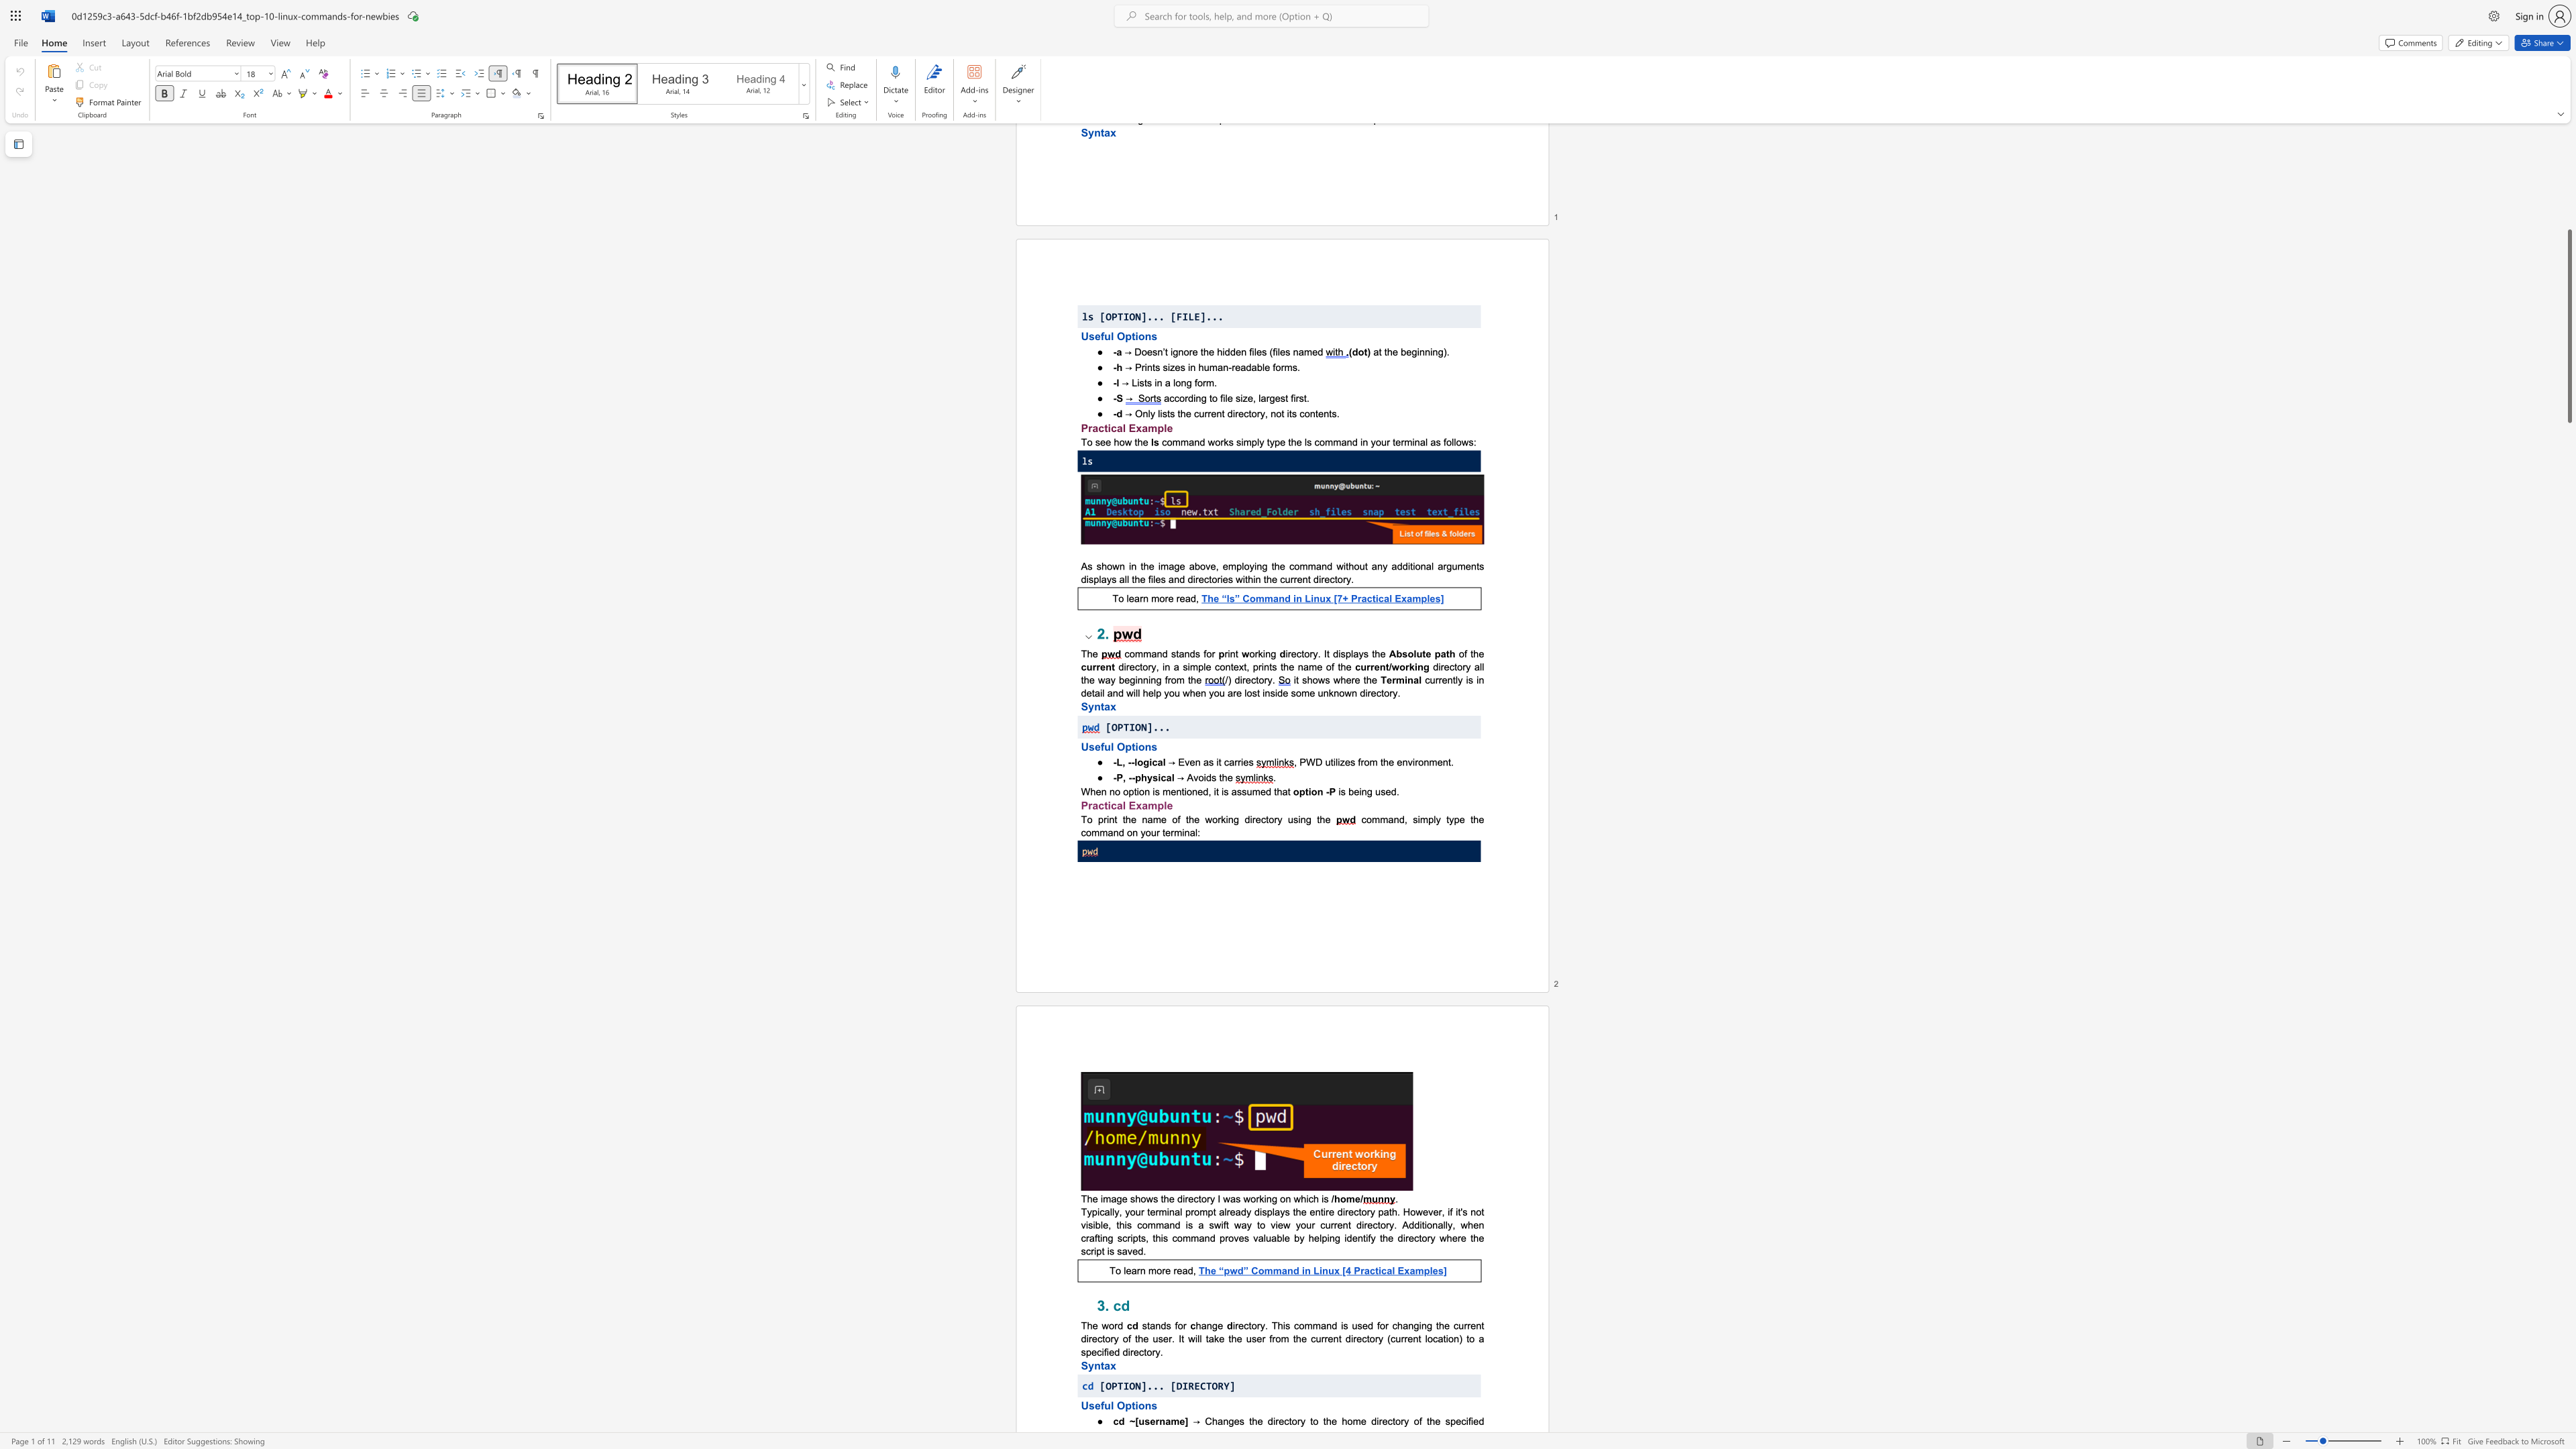  I want to click on the 3th character "-" in the text, so click(1132, 776).